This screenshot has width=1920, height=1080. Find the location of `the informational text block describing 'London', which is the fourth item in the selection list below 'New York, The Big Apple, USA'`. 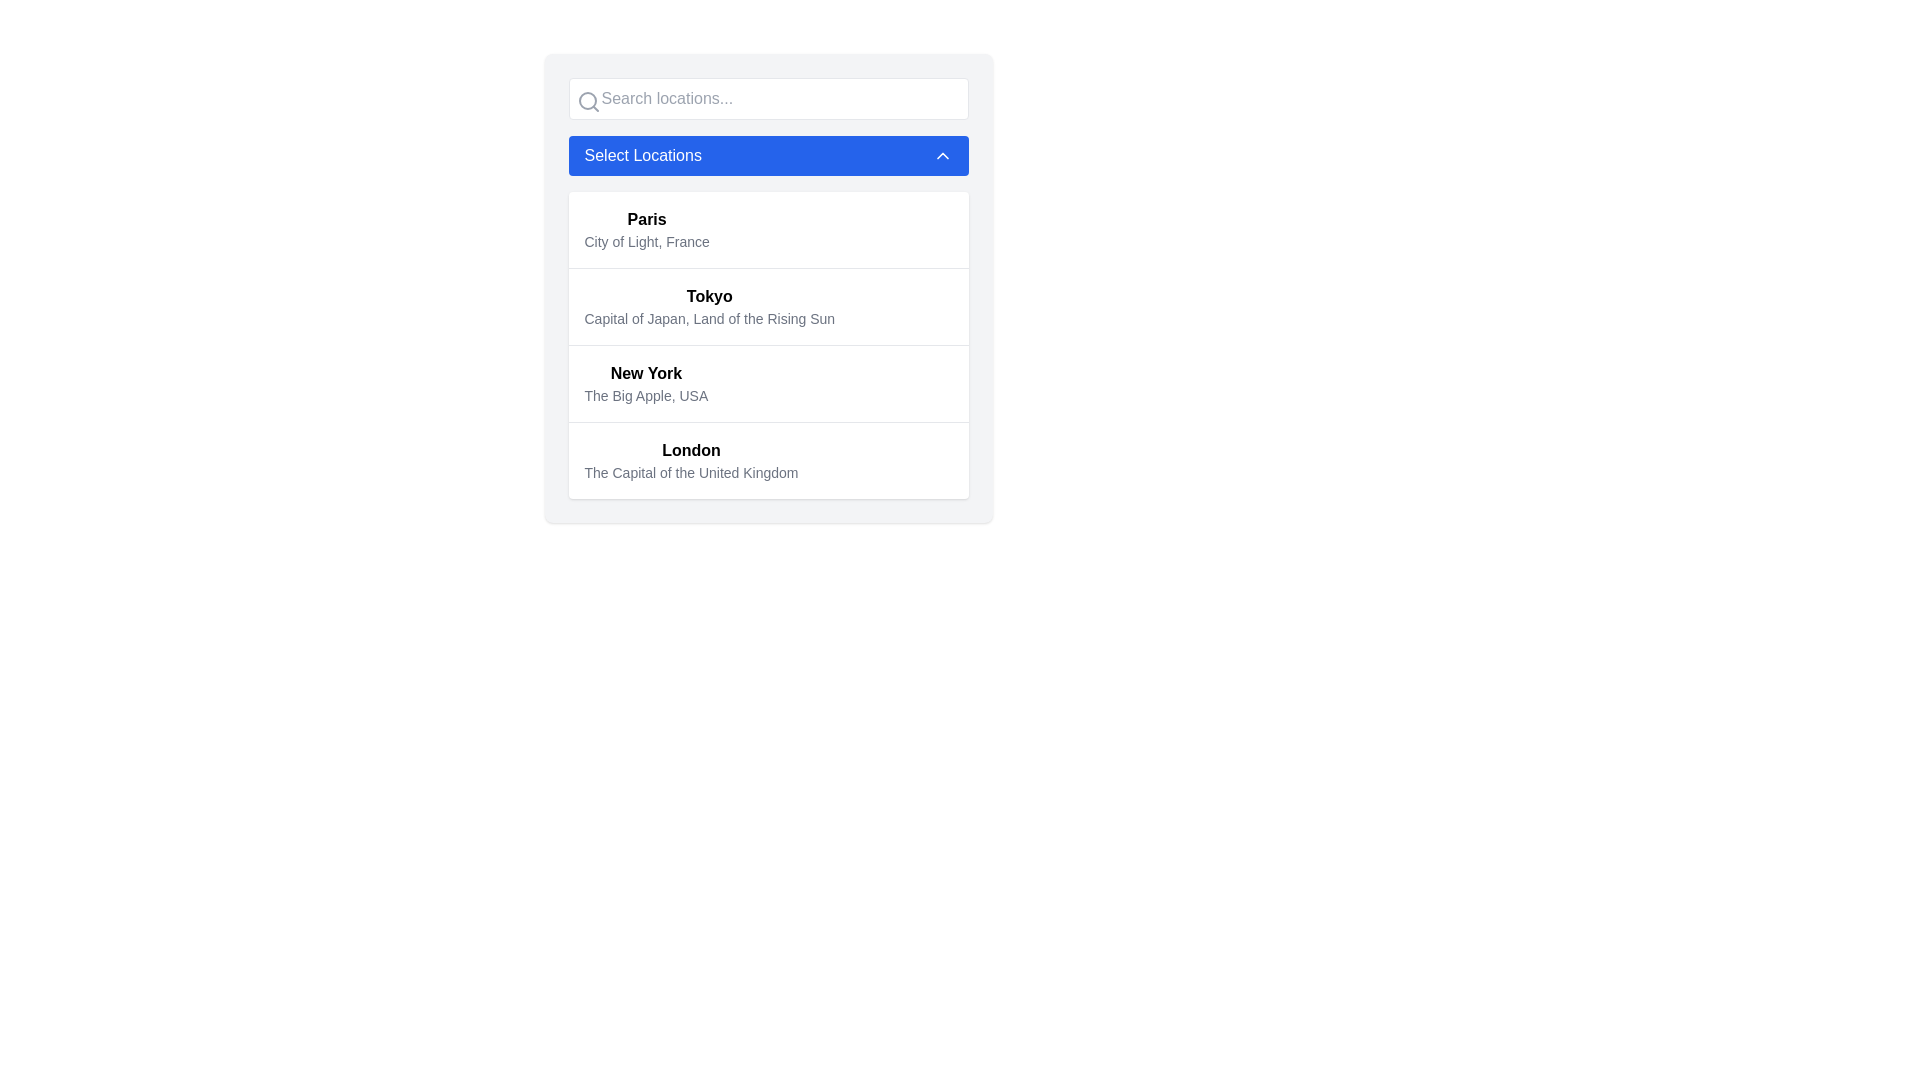

the informational text block describing 'London', which is the fourth item in the selection list below 'New York, The Big Apple, USA' is located at coordinates (691, 461).